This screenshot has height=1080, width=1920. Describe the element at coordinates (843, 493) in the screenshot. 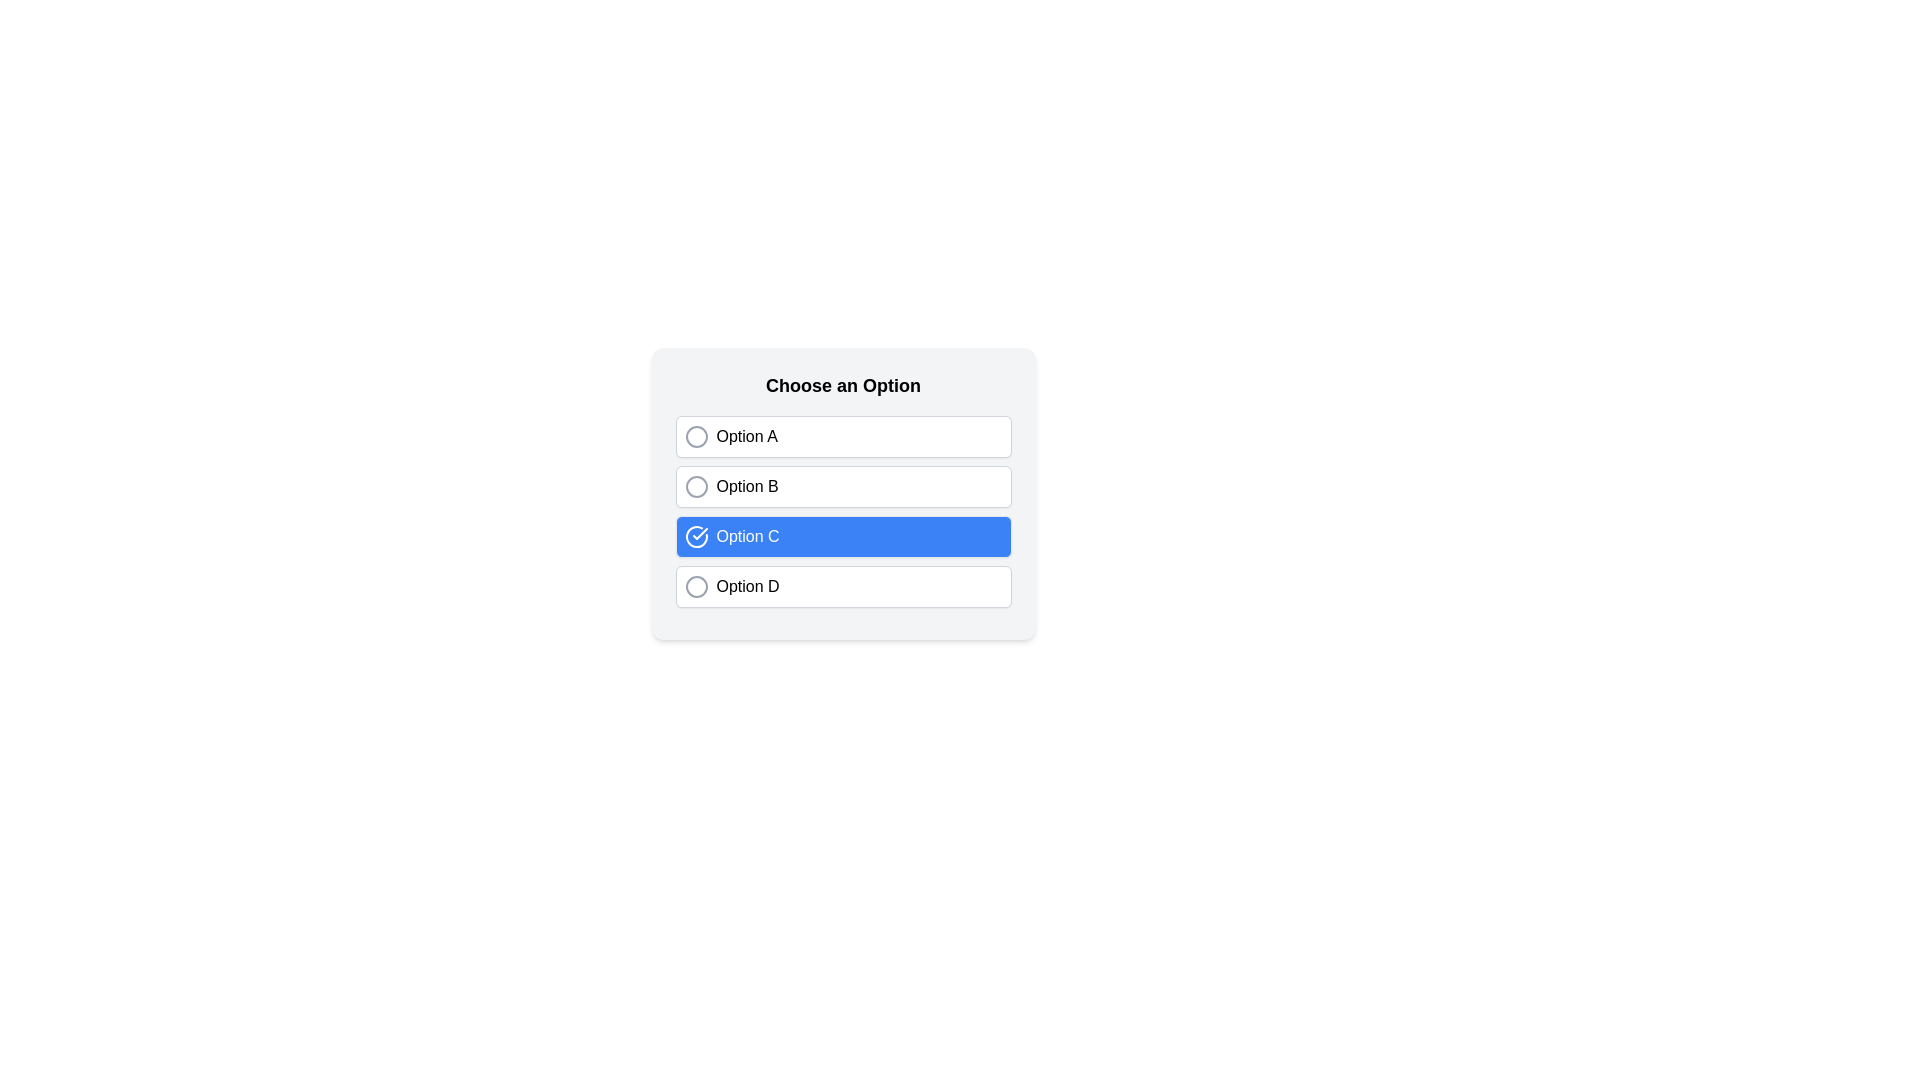

I see `the radio button labeled 'Option B'` at that location.